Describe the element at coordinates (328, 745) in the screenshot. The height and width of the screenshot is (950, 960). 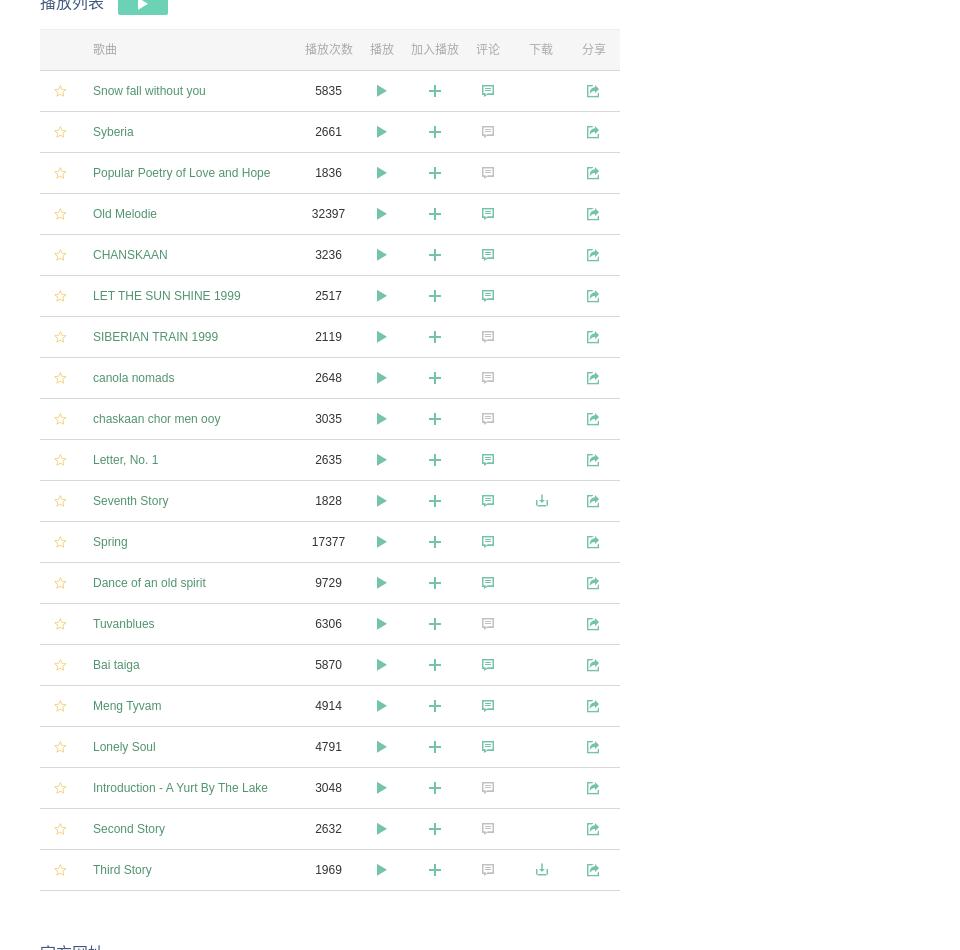
I see `'4791'` at that location.